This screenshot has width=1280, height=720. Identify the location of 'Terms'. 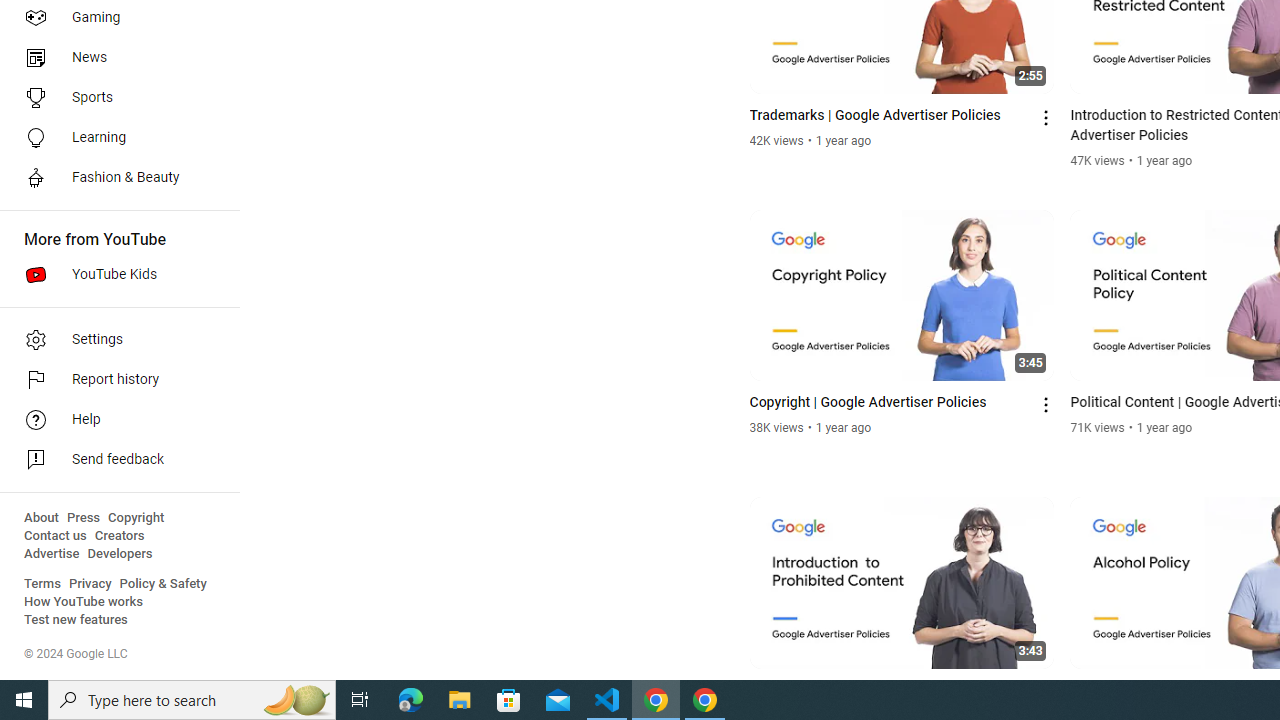
(42, 584).